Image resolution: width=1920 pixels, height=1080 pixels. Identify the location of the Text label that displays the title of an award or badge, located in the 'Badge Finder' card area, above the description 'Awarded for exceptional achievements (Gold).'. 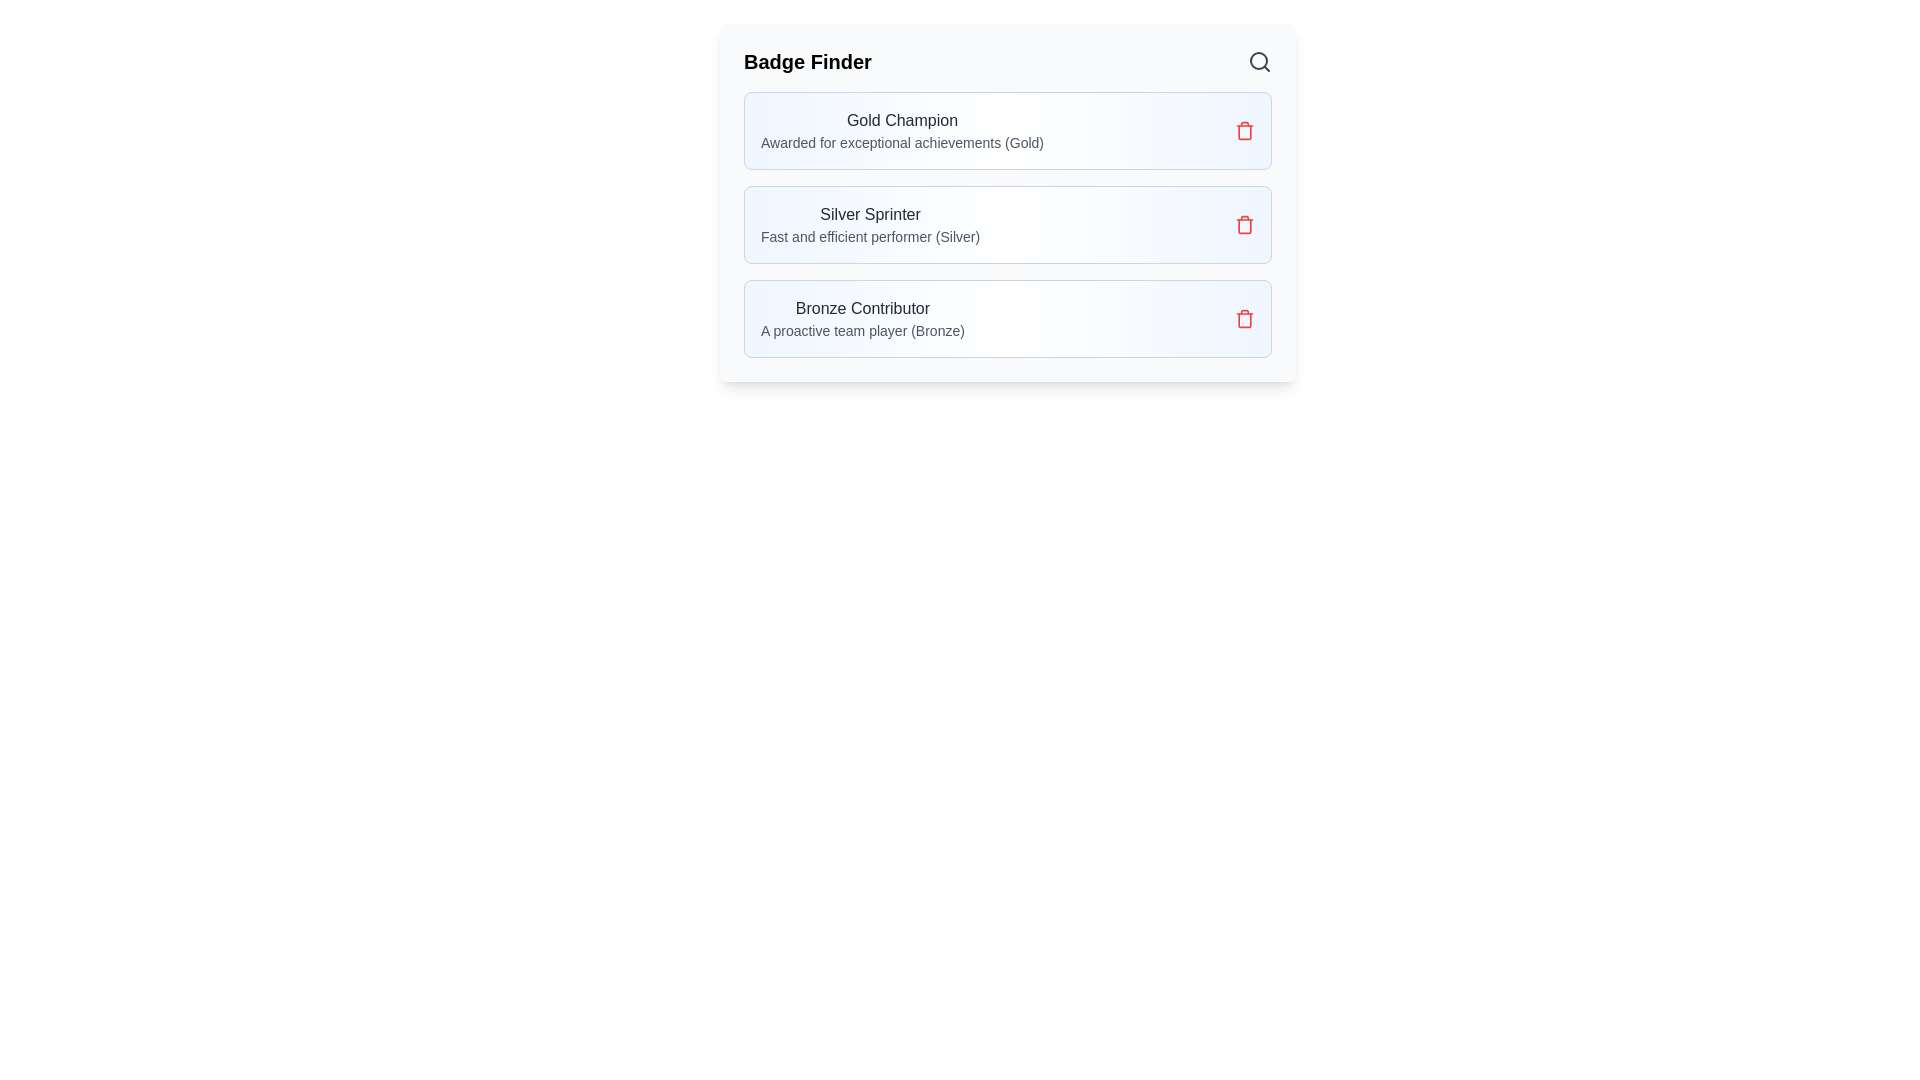
(901, 120).